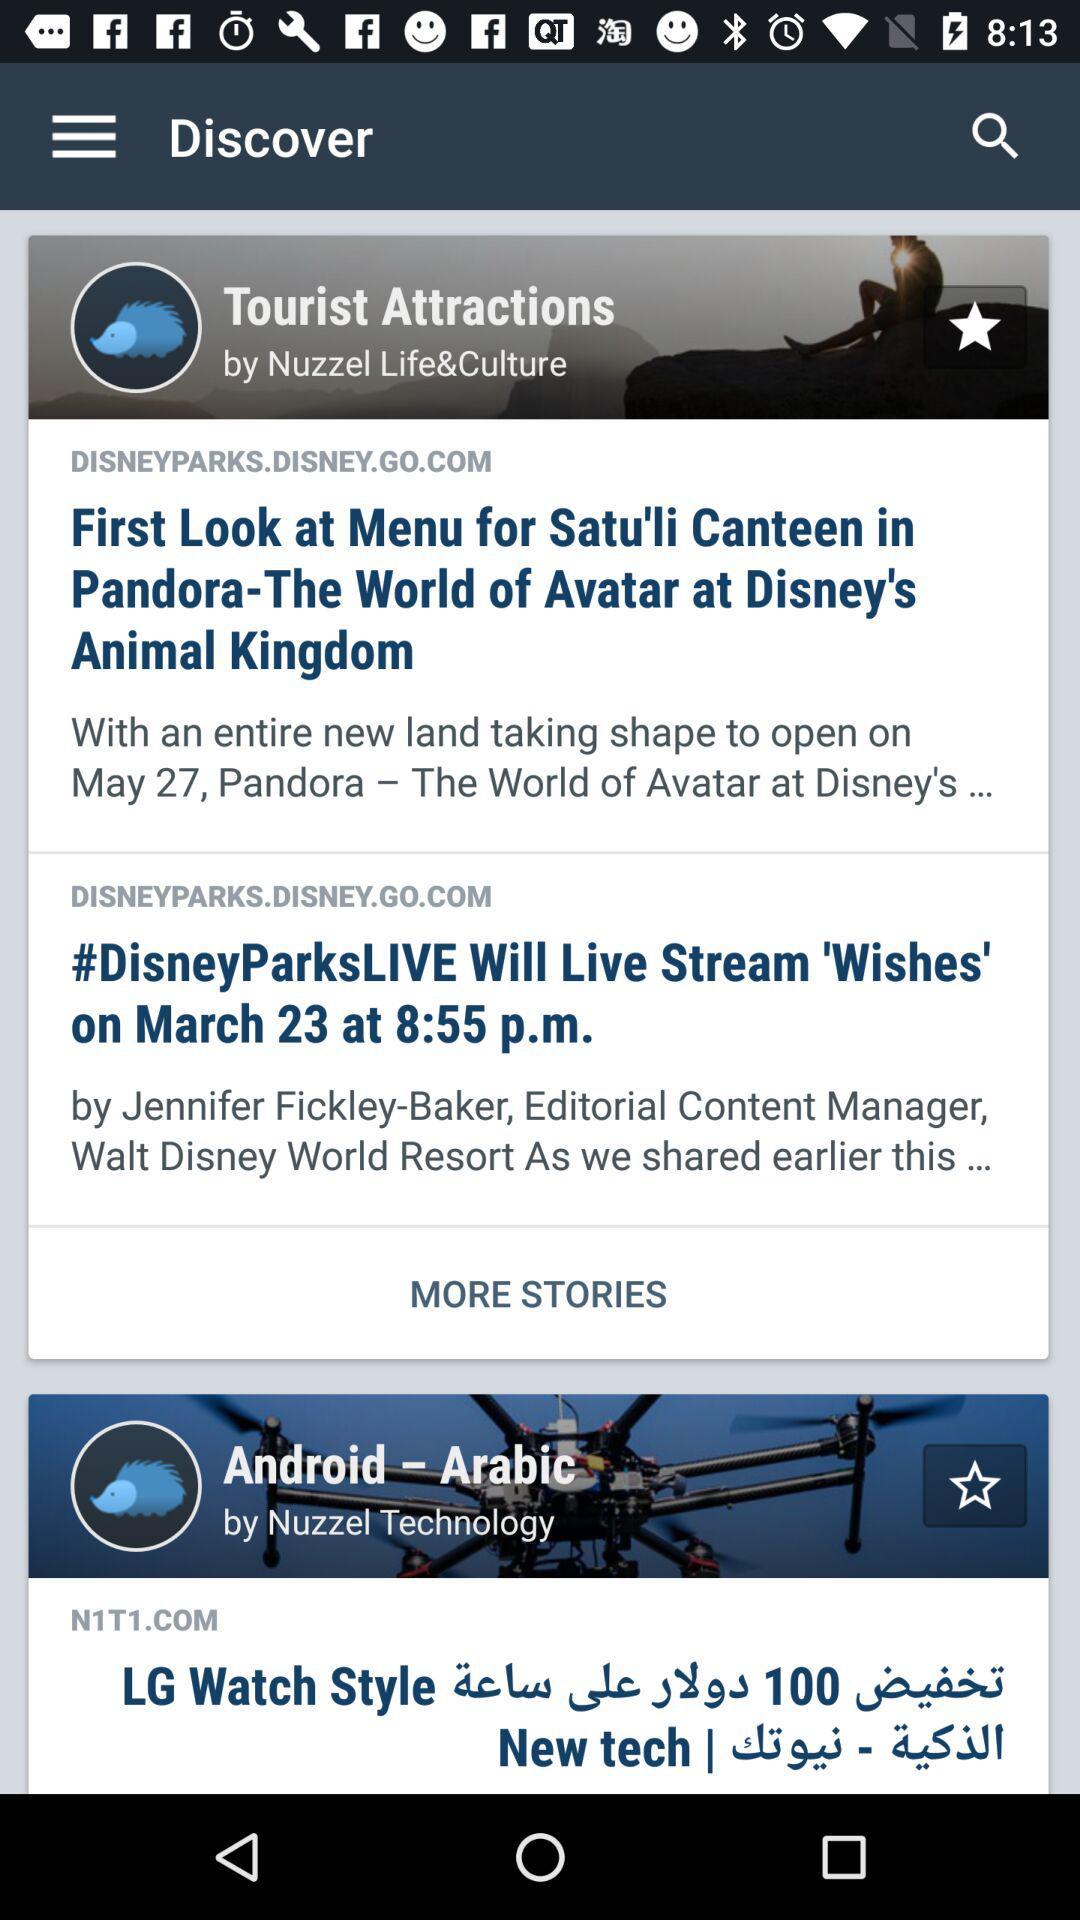 The width and height of the screenshot is (1080, 1920). What do you see at coordinates (974, 326) in the screenshot?
I see `star selection` at bounding box center [974, 326].